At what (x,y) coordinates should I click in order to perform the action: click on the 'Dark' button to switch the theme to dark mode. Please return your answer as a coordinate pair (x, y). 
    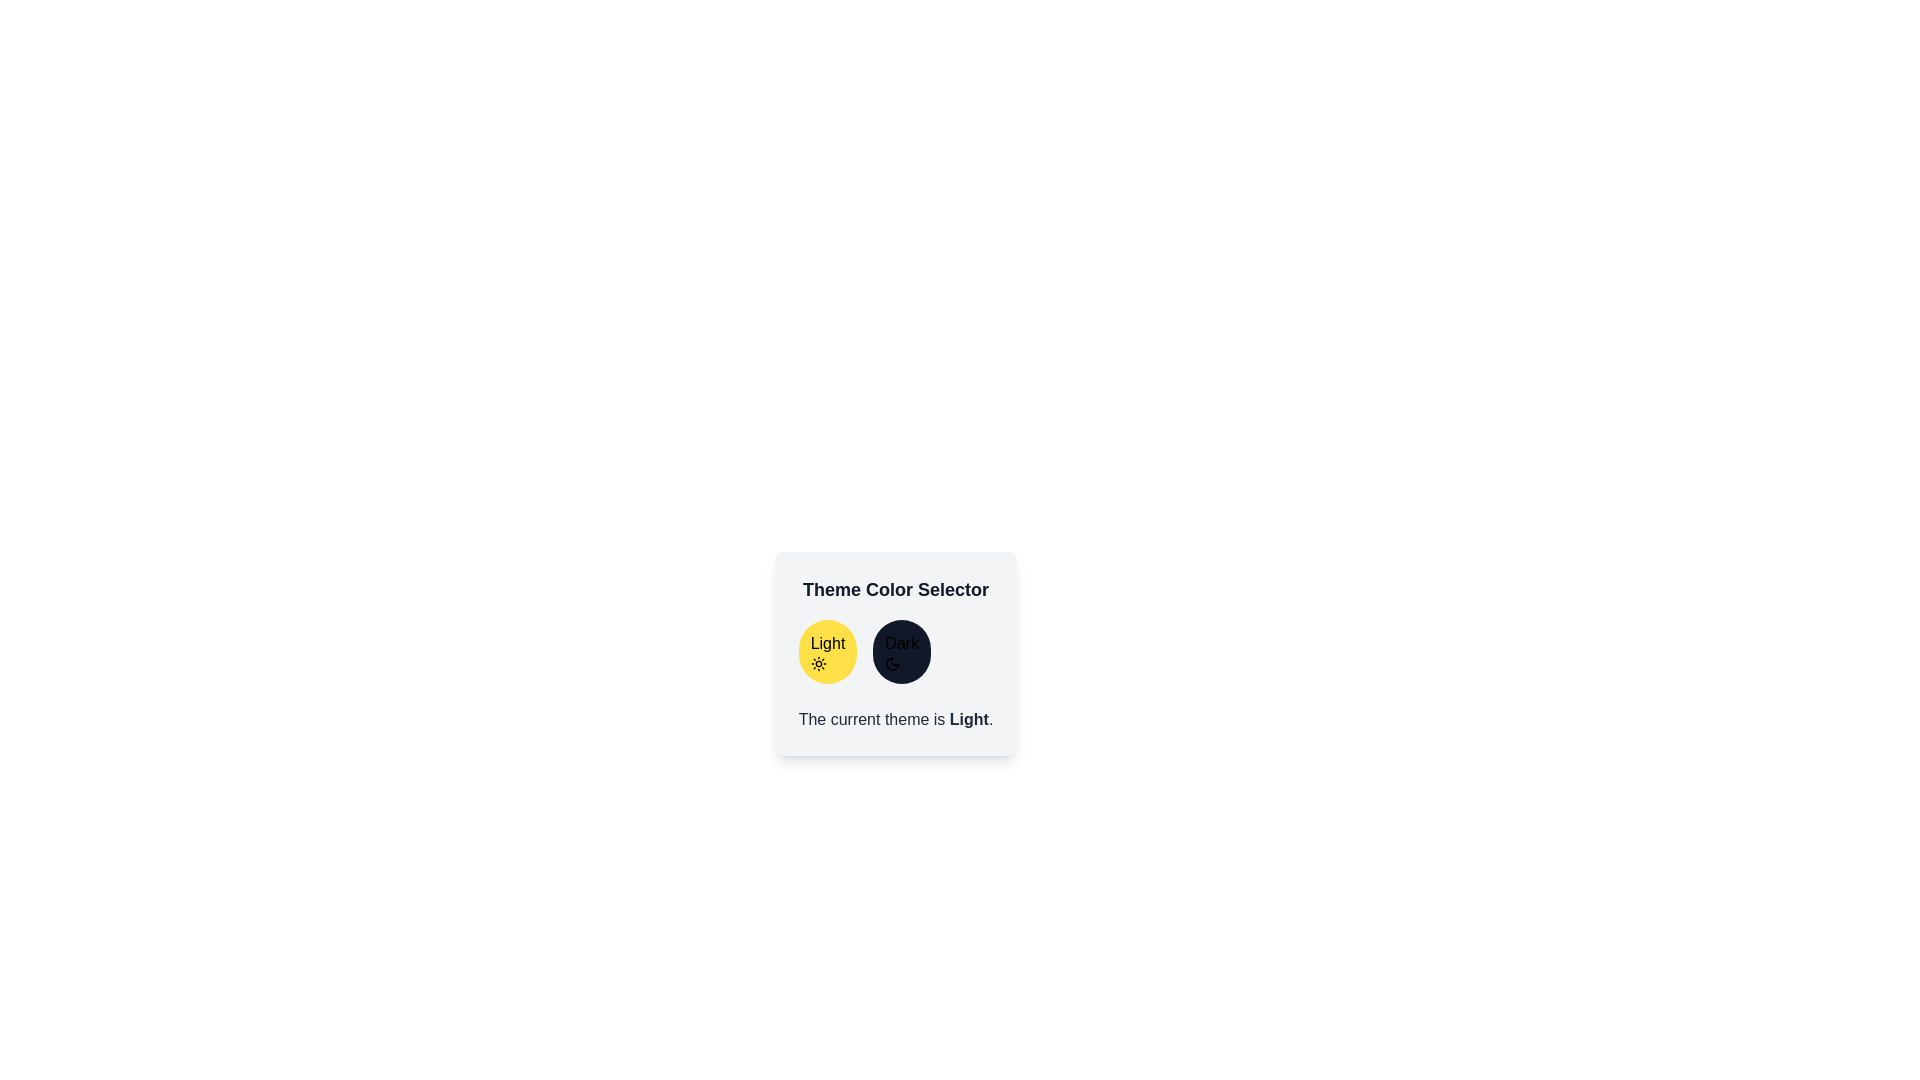
    Looking at the image, I should click on (901, 651).